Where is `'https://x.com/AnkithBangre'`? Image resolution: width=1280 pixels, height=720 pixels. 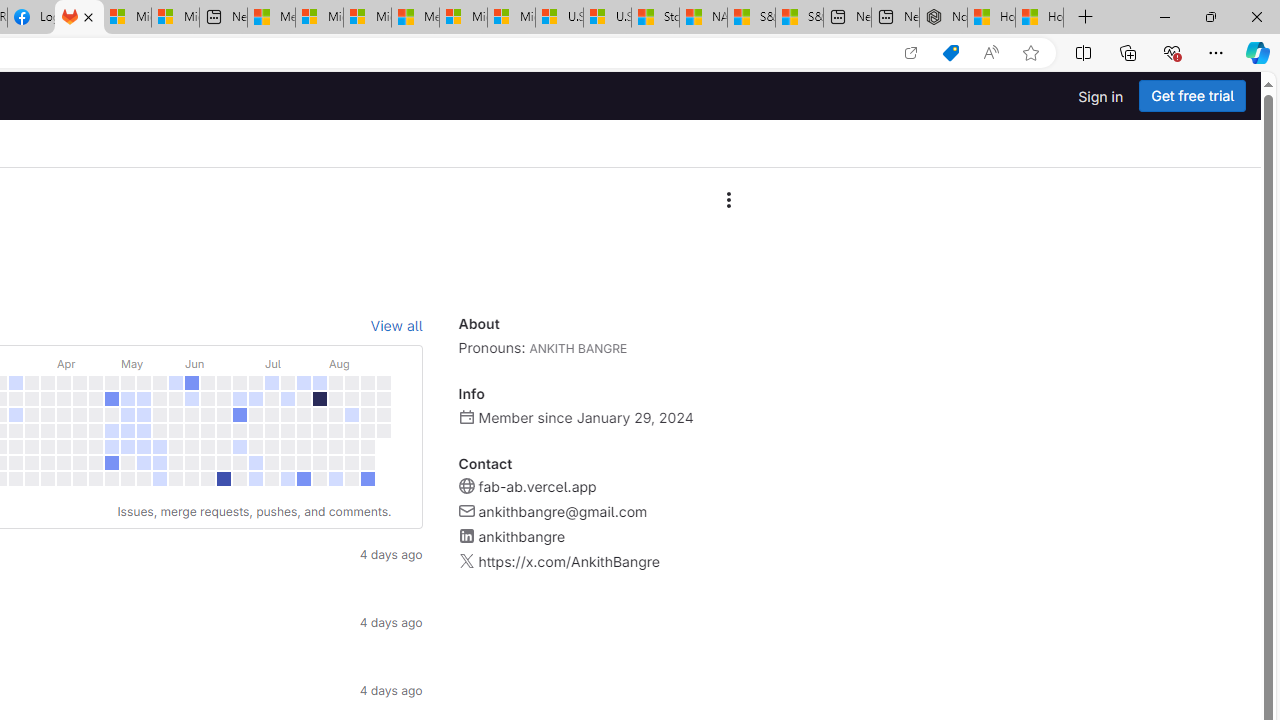 'https://x.com/AnkithBangre' is located at coordinates (567, 561).